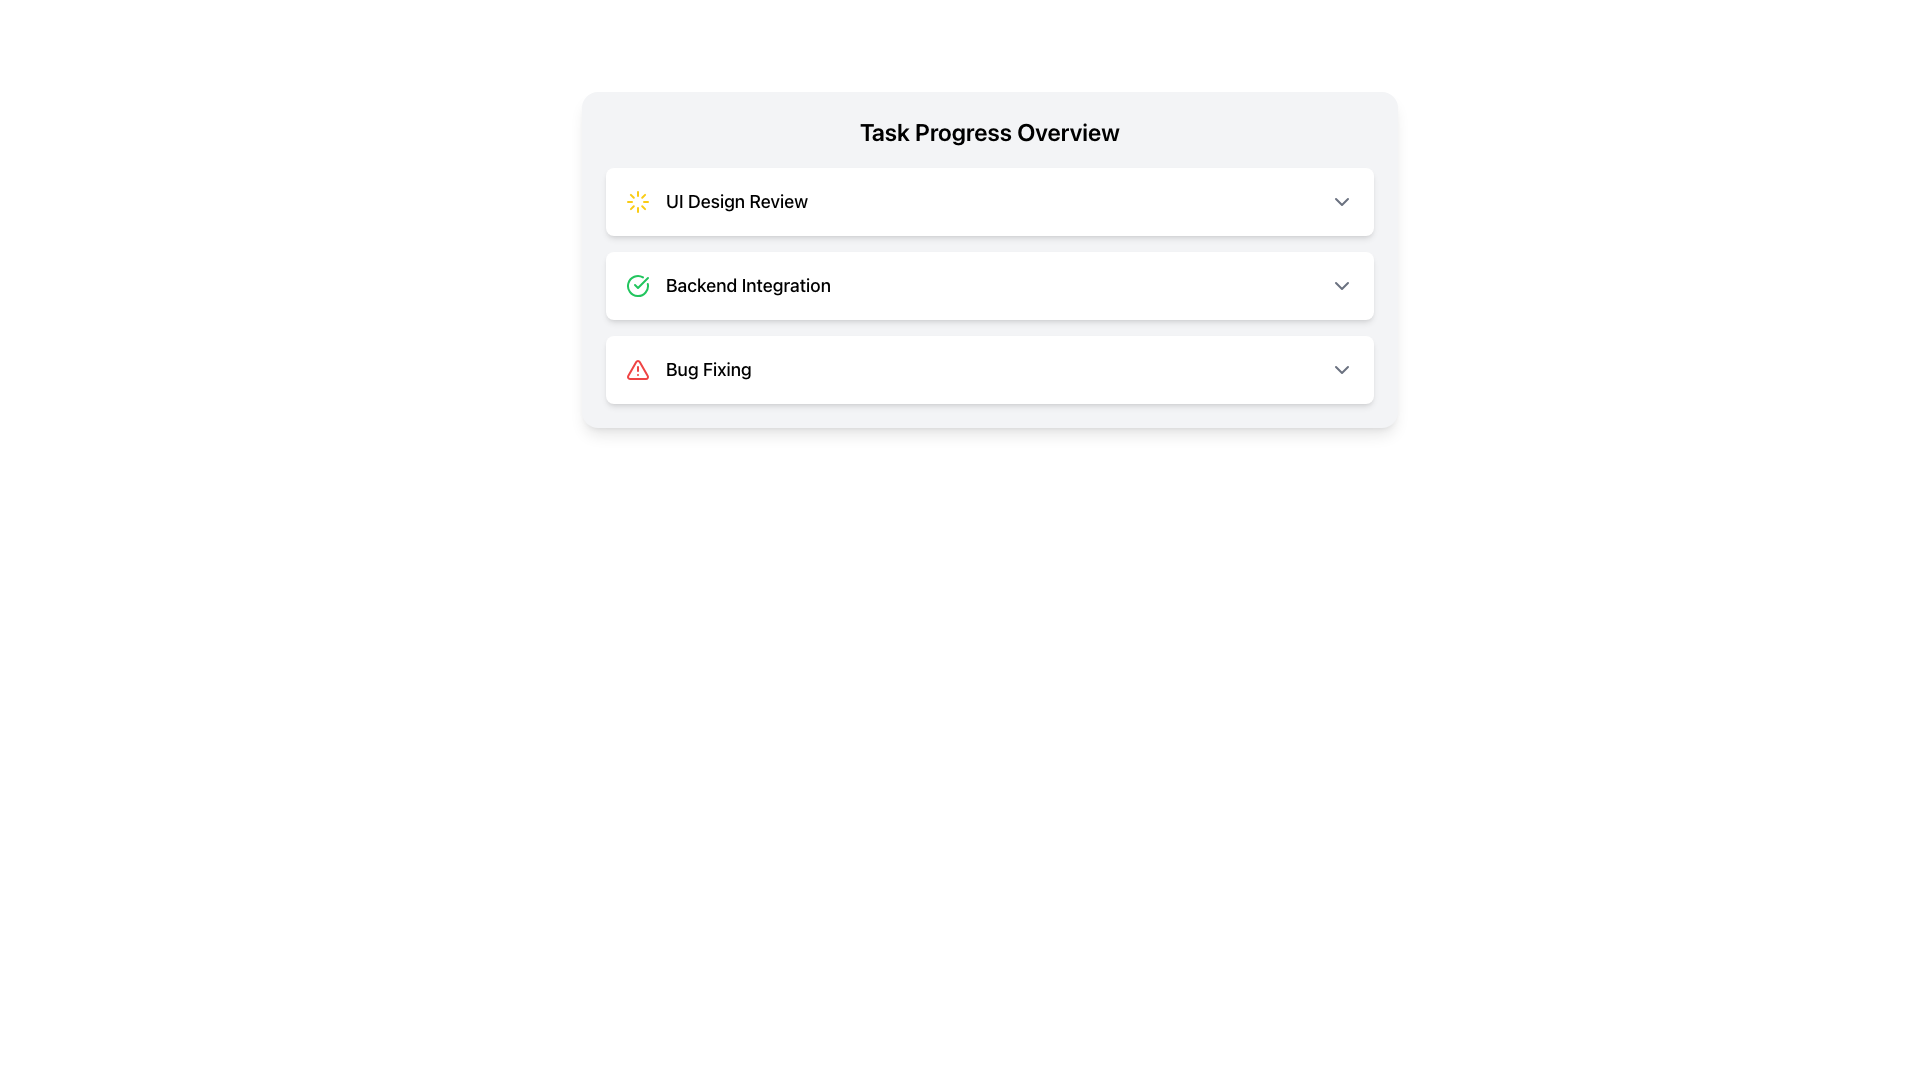 This screenshot has width=1920, height=1080. What do you see at coordinates (1342, 201) in the screenshot?
I see `the downward-pointing chevron icon at the far-right end of the UI Design Review row` at bounding box center [1342, 201].